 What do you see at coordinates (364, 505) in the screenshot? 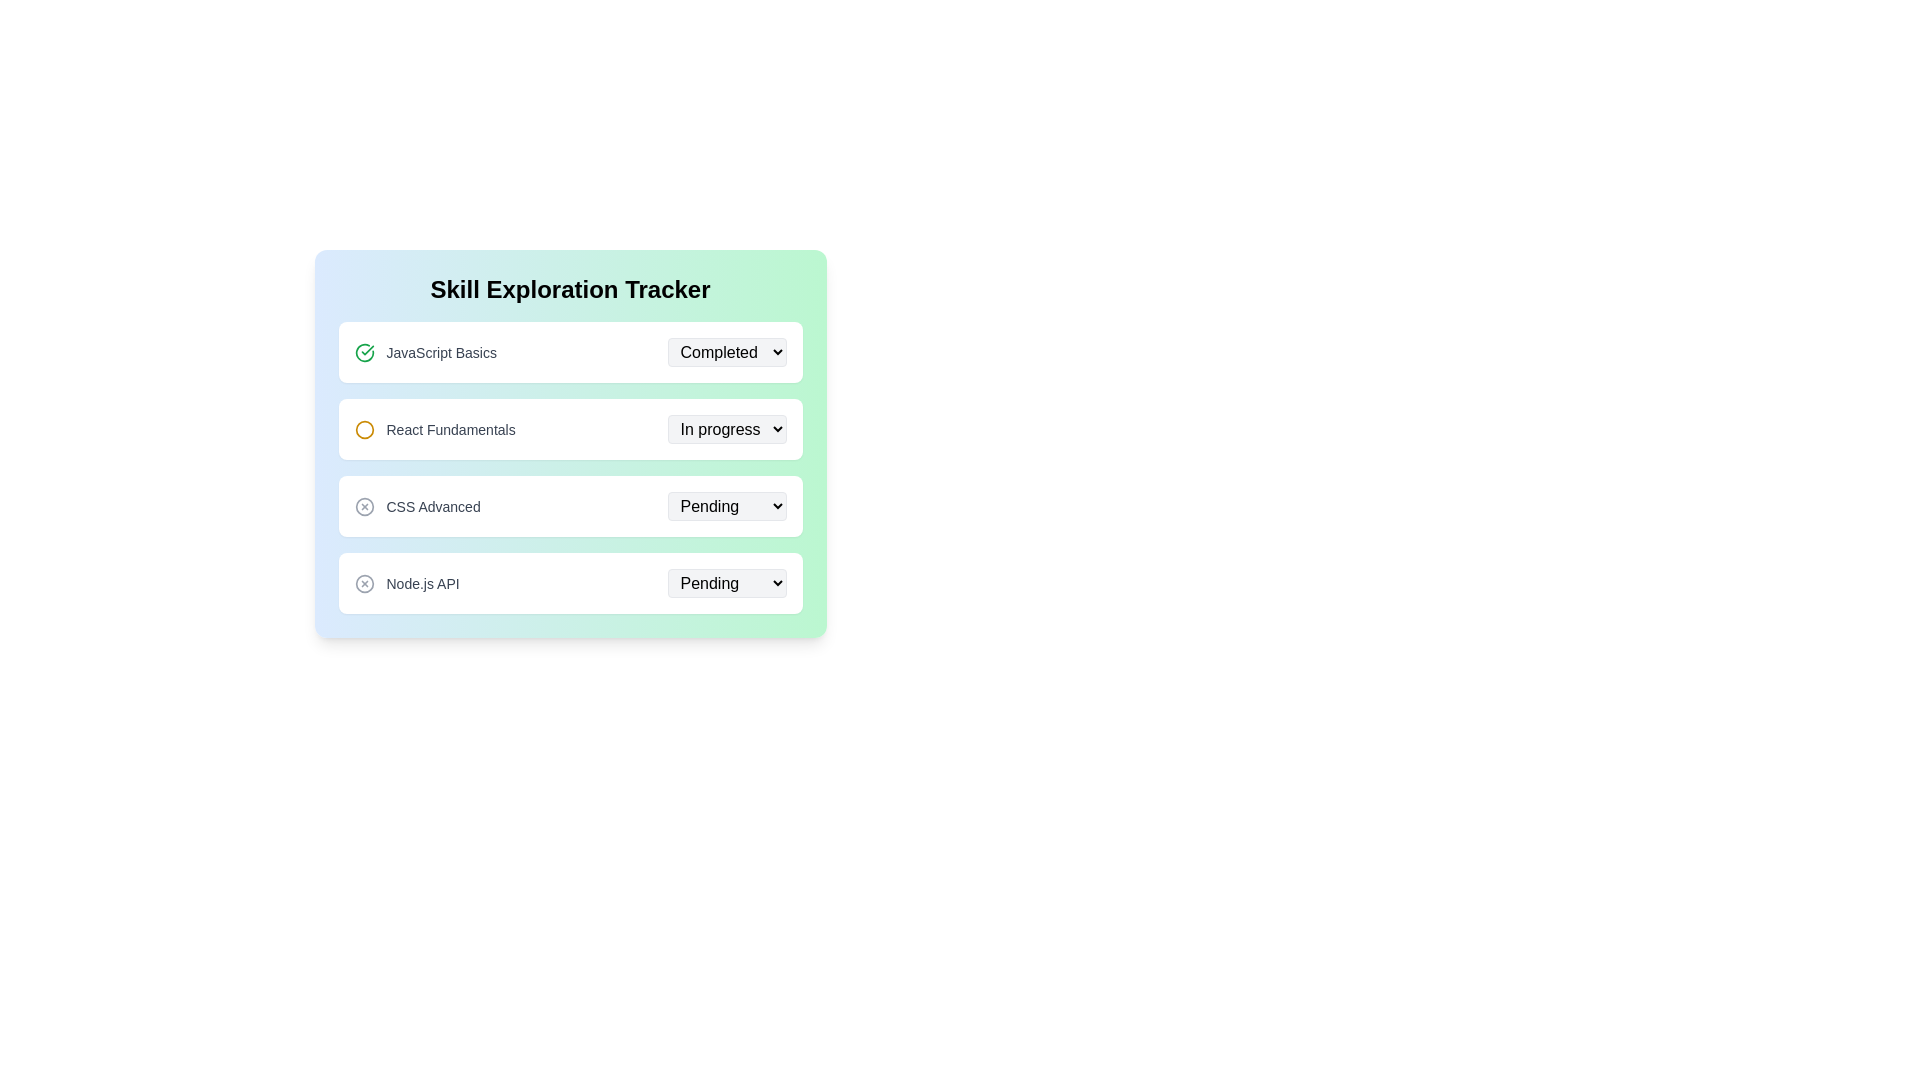
I see `the status indicator icon related to the 'CSS Advanced' item` at bounding box center [364, 505].